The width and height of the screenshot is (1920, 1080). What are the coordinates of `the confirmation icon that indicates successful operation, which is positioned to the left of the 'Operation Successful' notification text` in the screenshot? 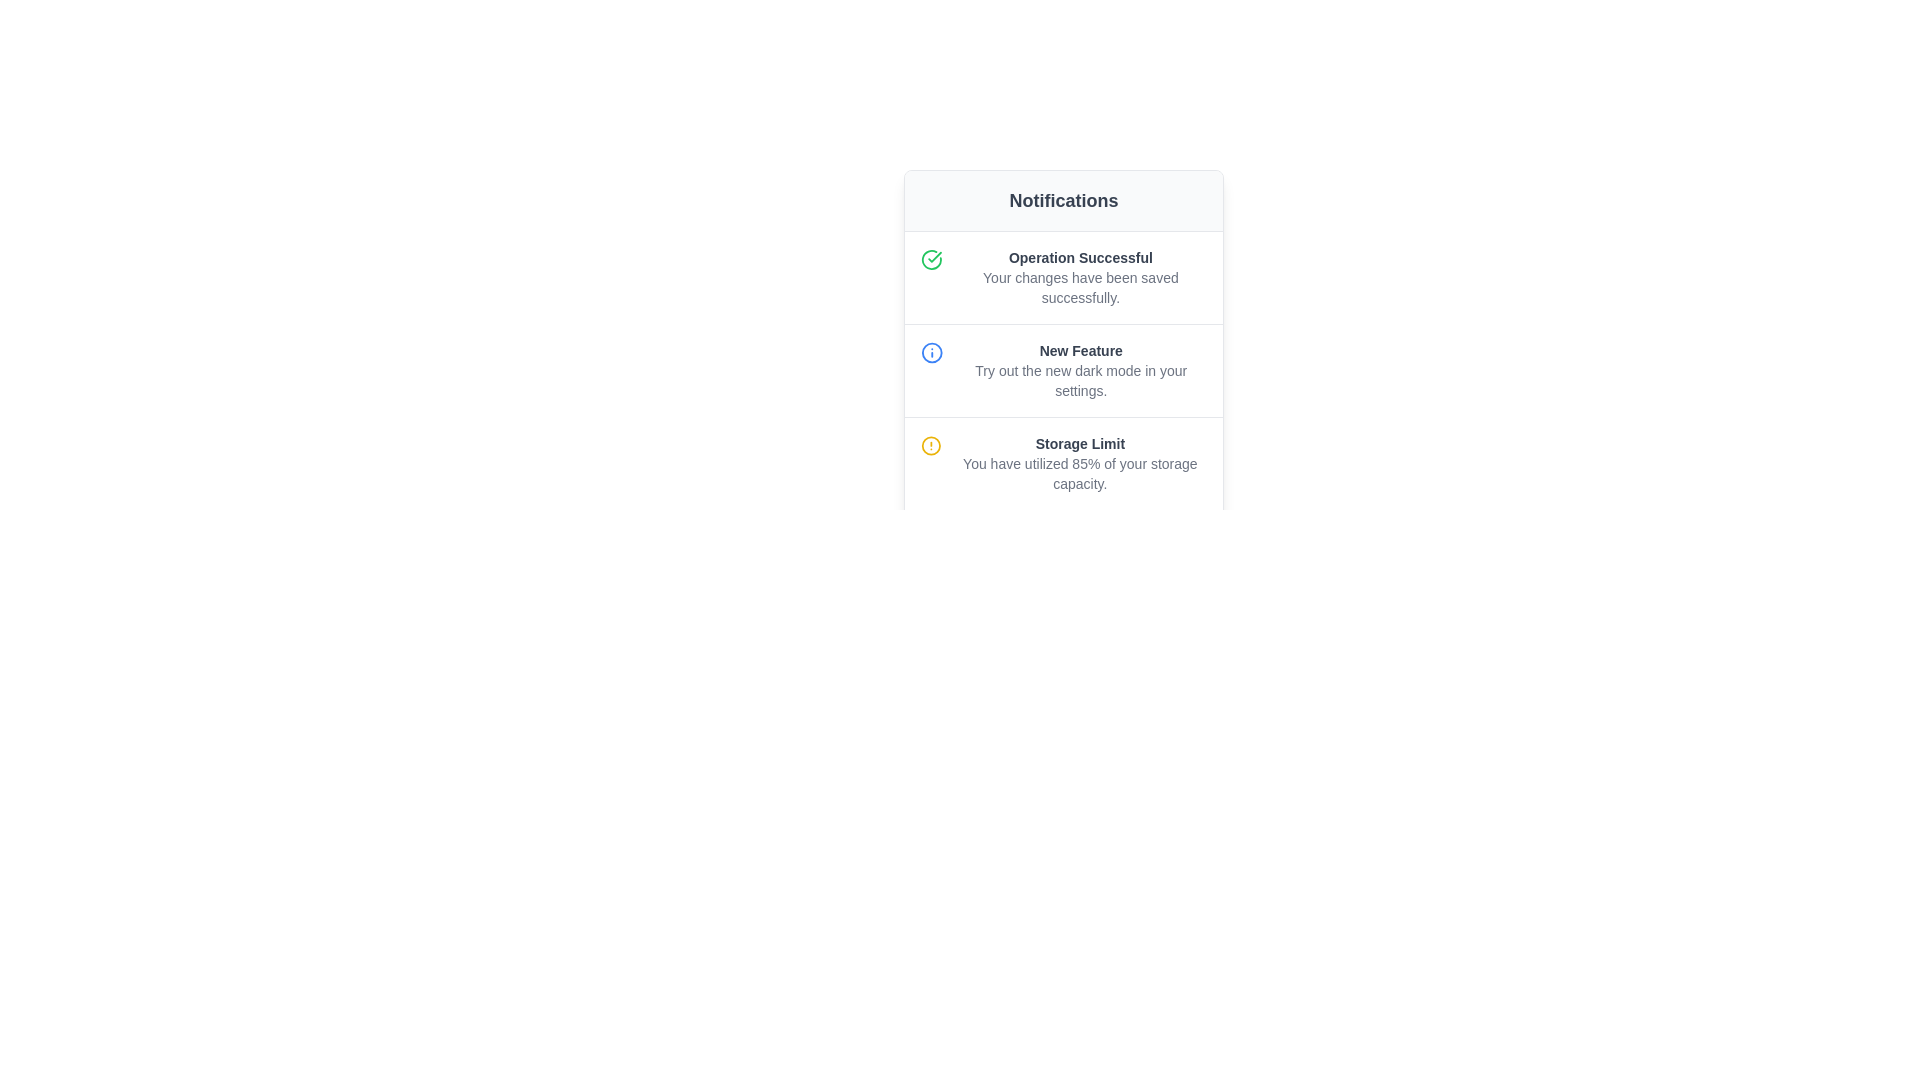 It's located at (934, 256).